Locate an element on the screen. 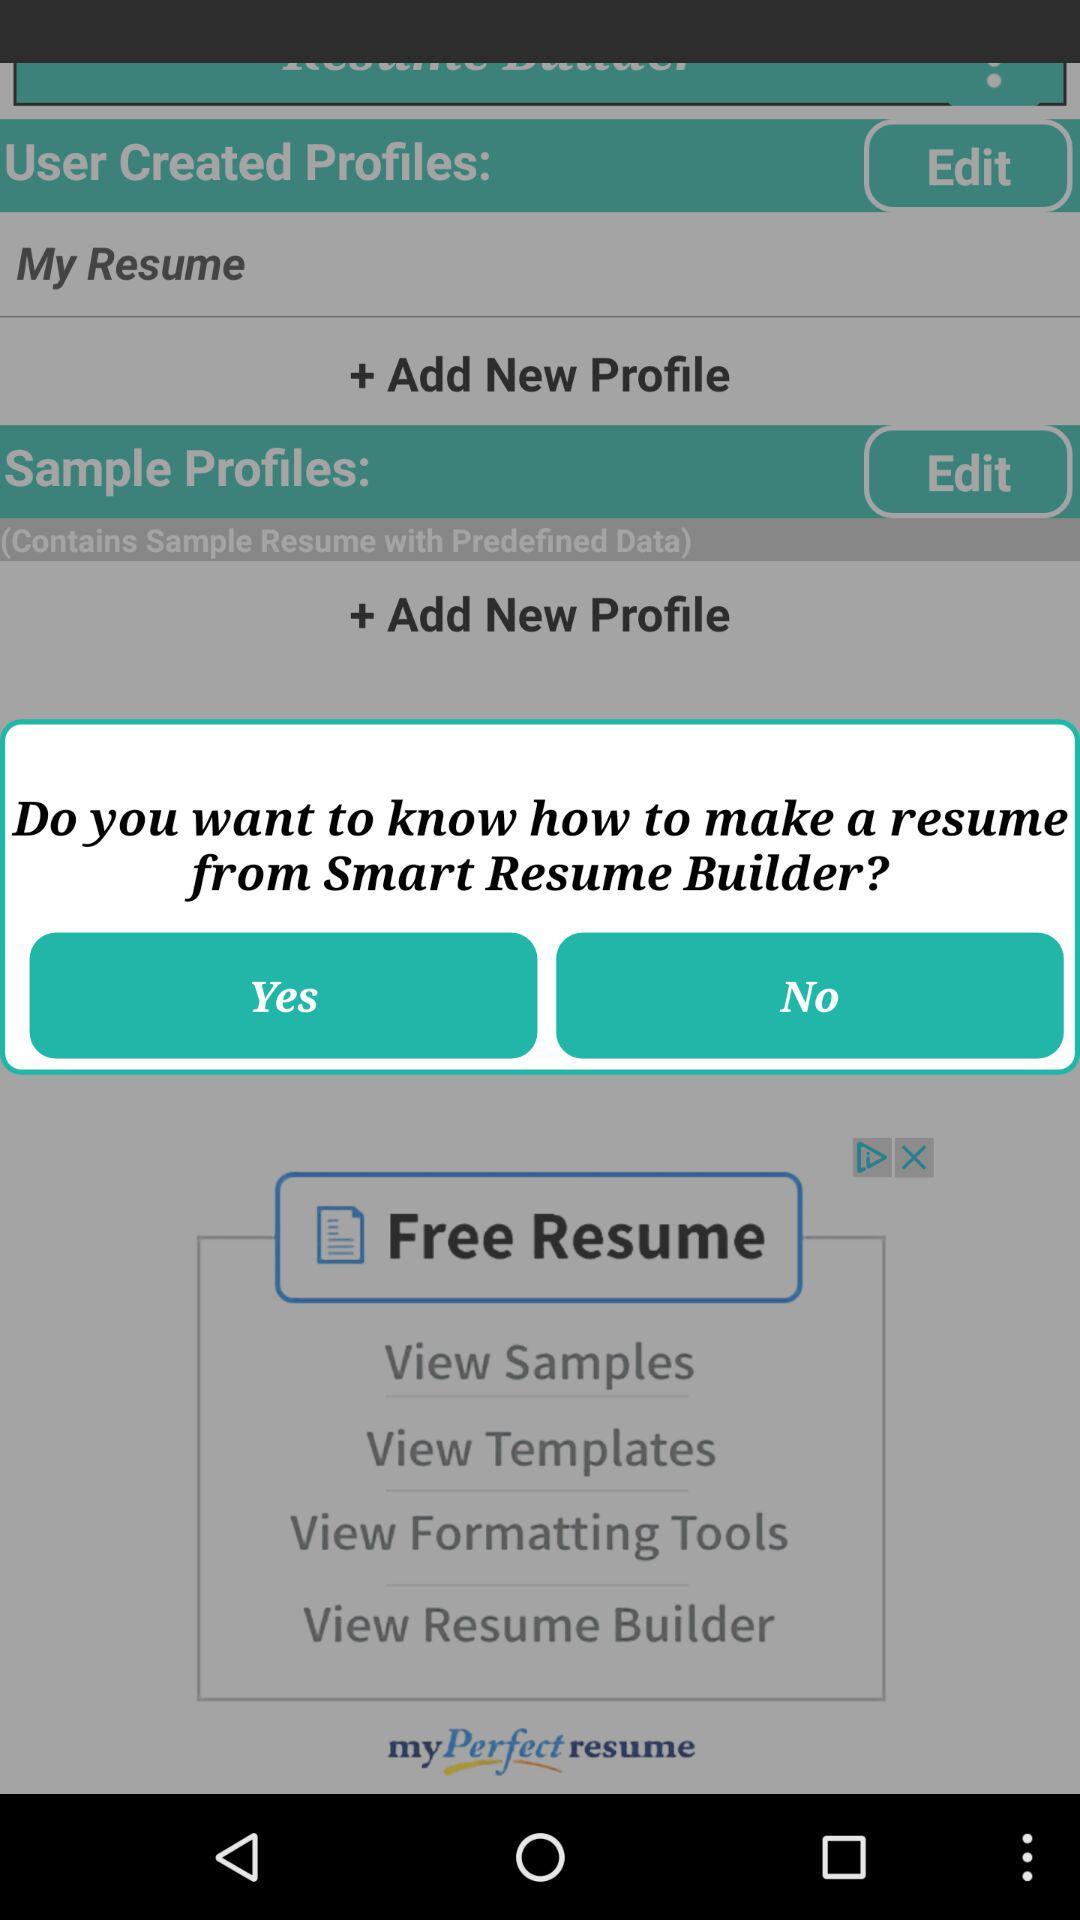  item below the do you want is located at coordinates (283, 995).